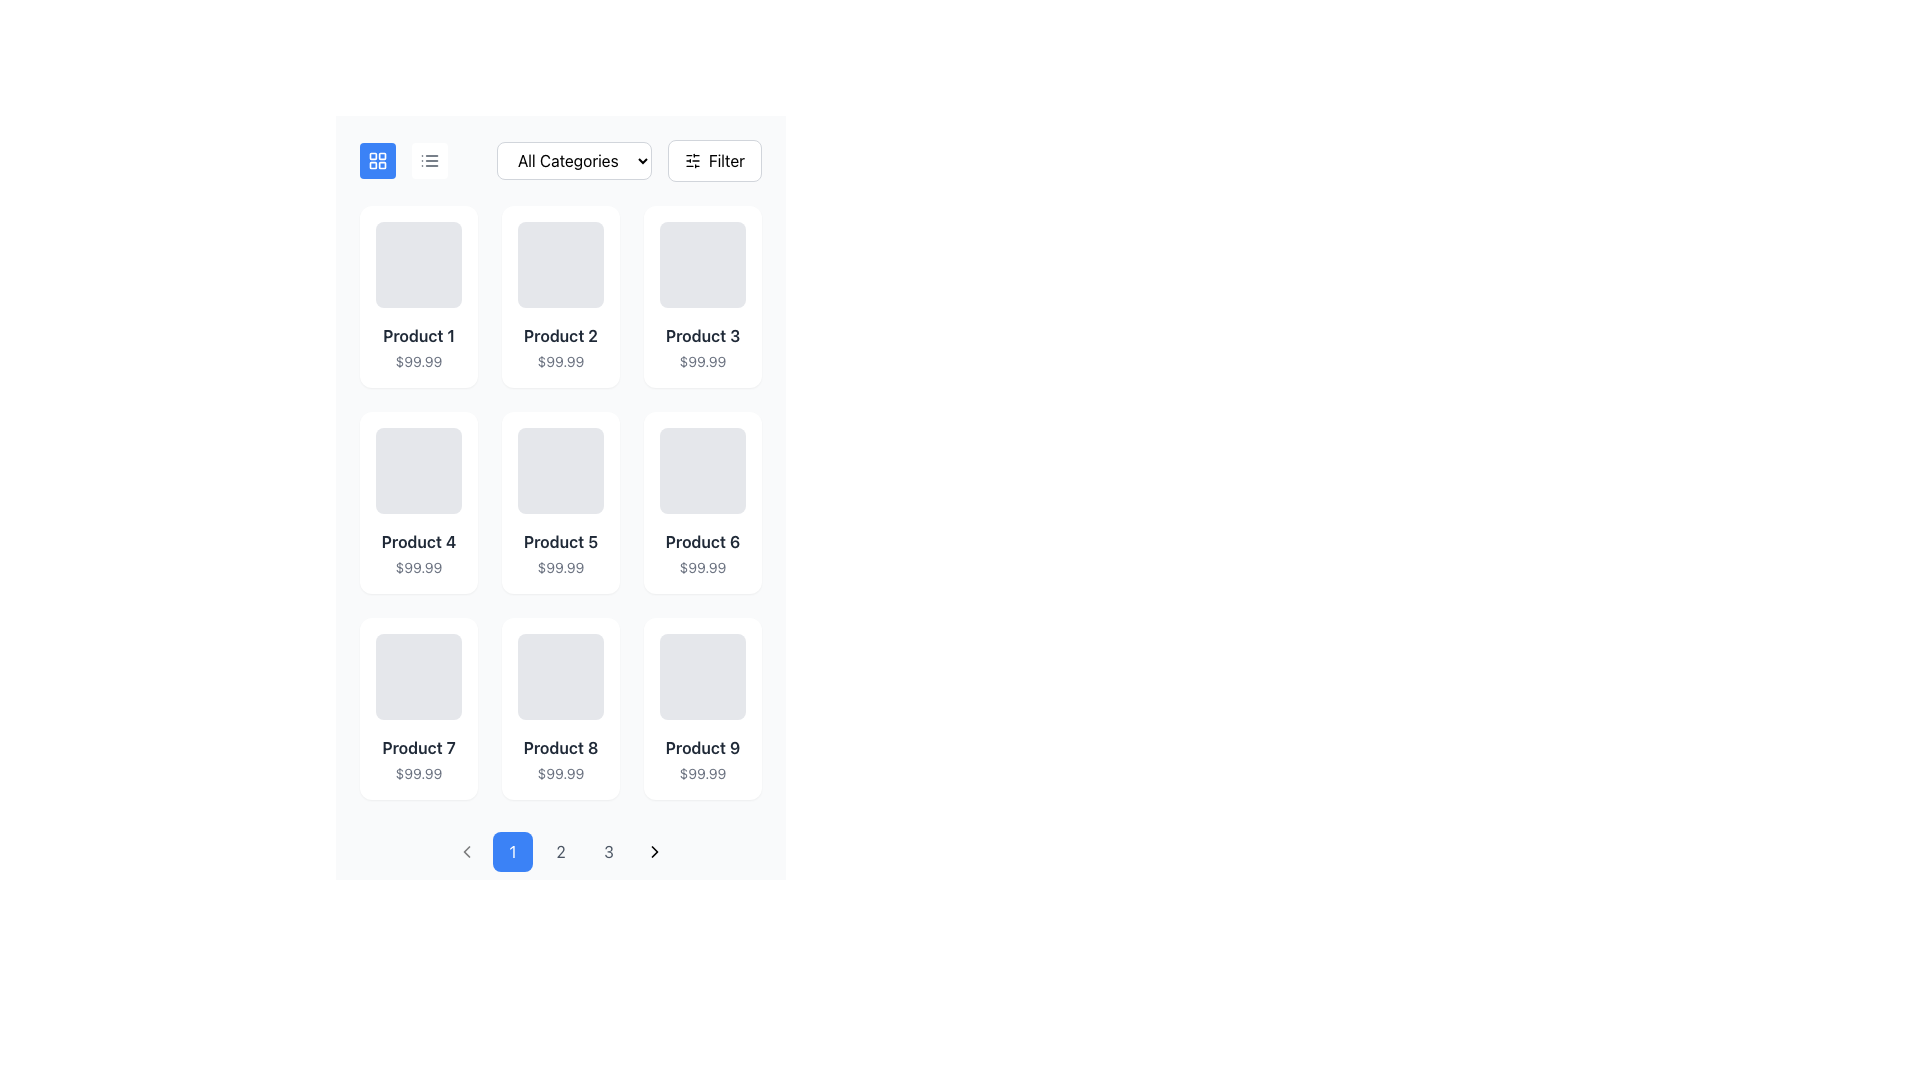 This screenshot has width=1920, height=1080. Describe the element at coordinates (378, 160) in the screenshot. I see `the grid layout icon button located in the top-left section of the interface to switch to grid layout view of the displayed products` at that location.